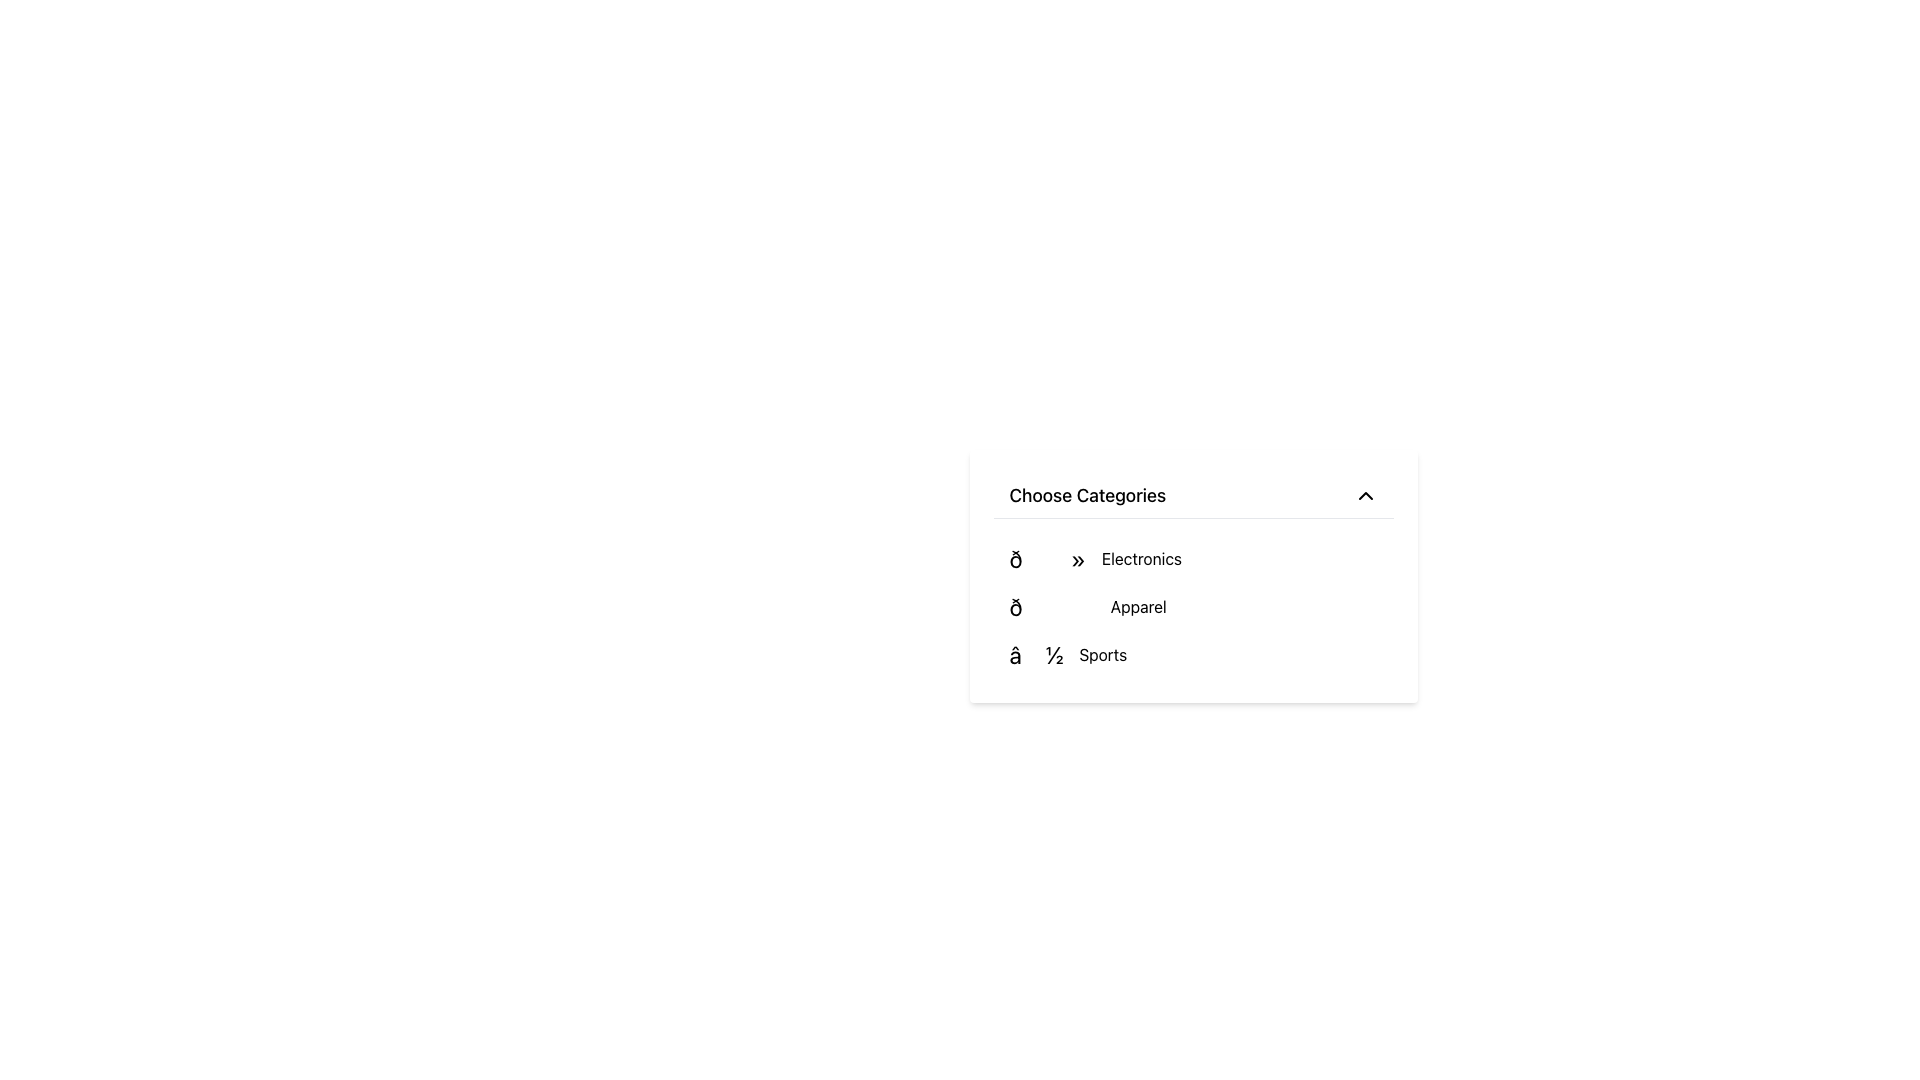 The height and width of the screenshot is (1080, 1920). Describe the element at coordinates (1087, 605) in the screenshot. I see `the 'Apparel' menu item, which is the second item in the vertical menu under 'Choose Categories', positioned between 'Electronics' and 'Sports'` at that location.